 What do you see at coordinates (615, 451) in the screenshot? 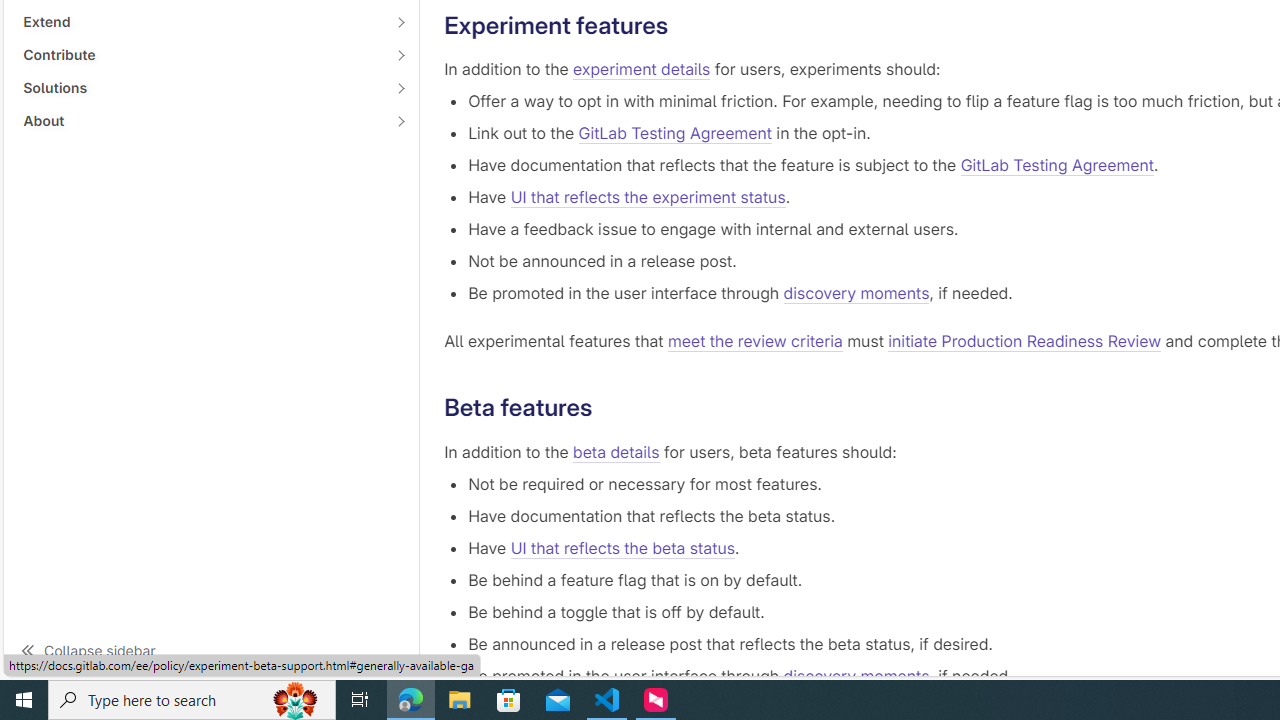
I see `'beta details'` at bounding box center [615, 451].